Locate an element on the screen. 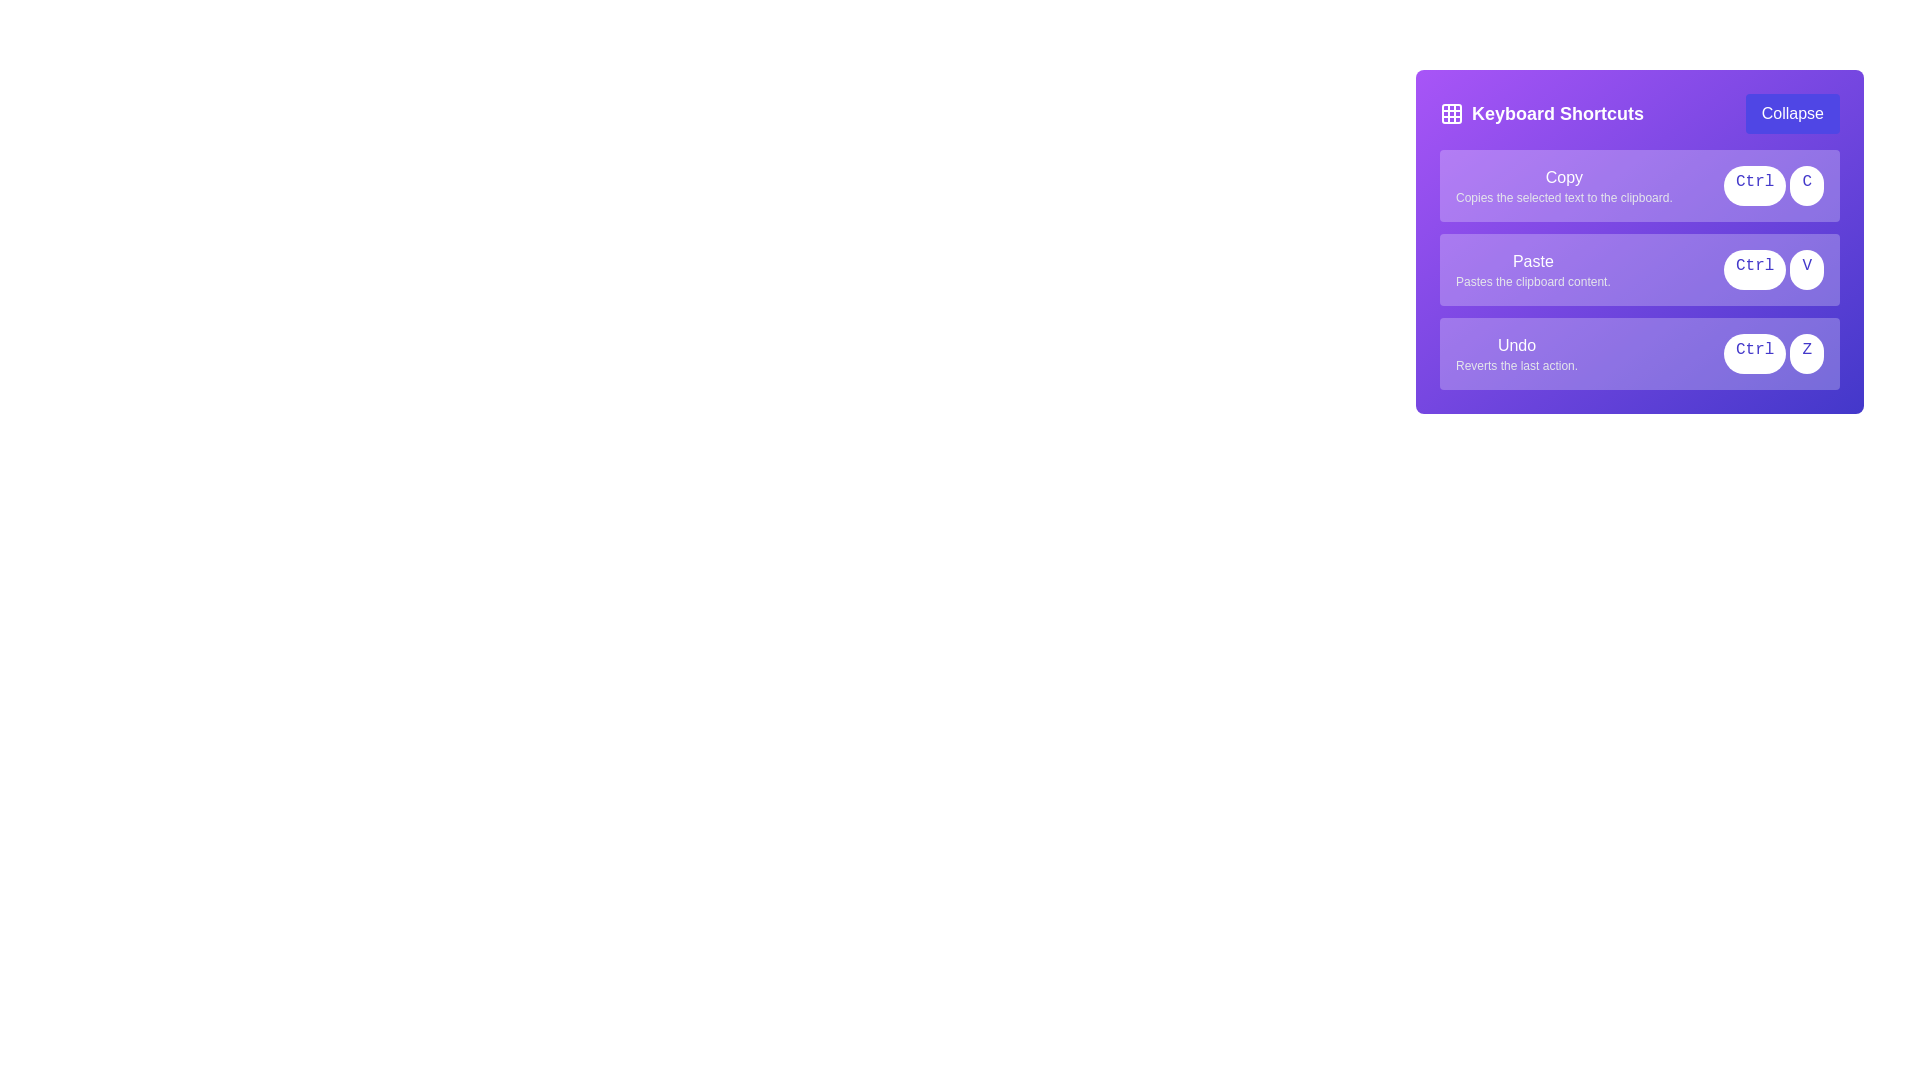  the instructional panel displaying the 'Copy' keyboard shortcut with keys 'Ctrl' and 'C' in the 'Keyboard Shortcuts' section is located at coordinates (1640, 185).